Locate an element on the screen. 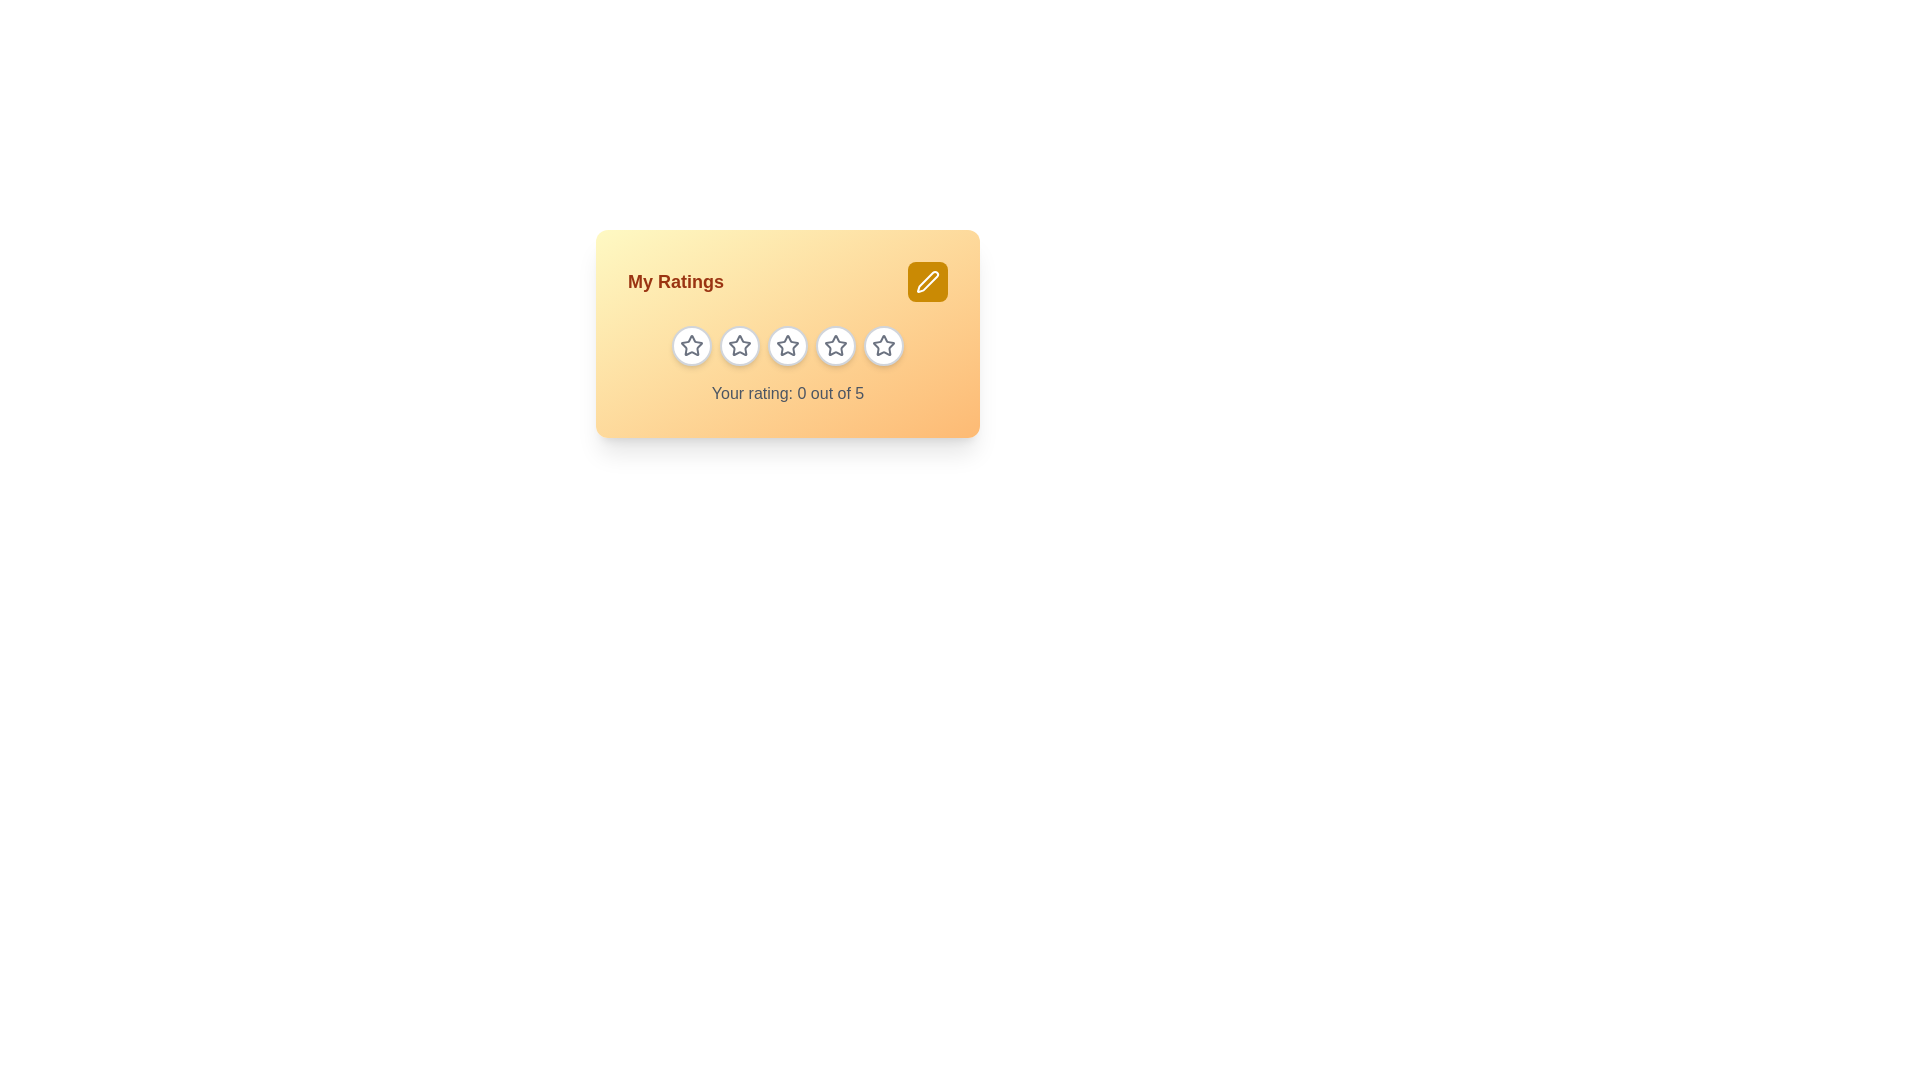 The image size is (1920, 1080). the second star in the horizontal row of five stars, which is located within the light orange box labeled 'My Ratings', to provide feedback is located at coordinates (738, 345).